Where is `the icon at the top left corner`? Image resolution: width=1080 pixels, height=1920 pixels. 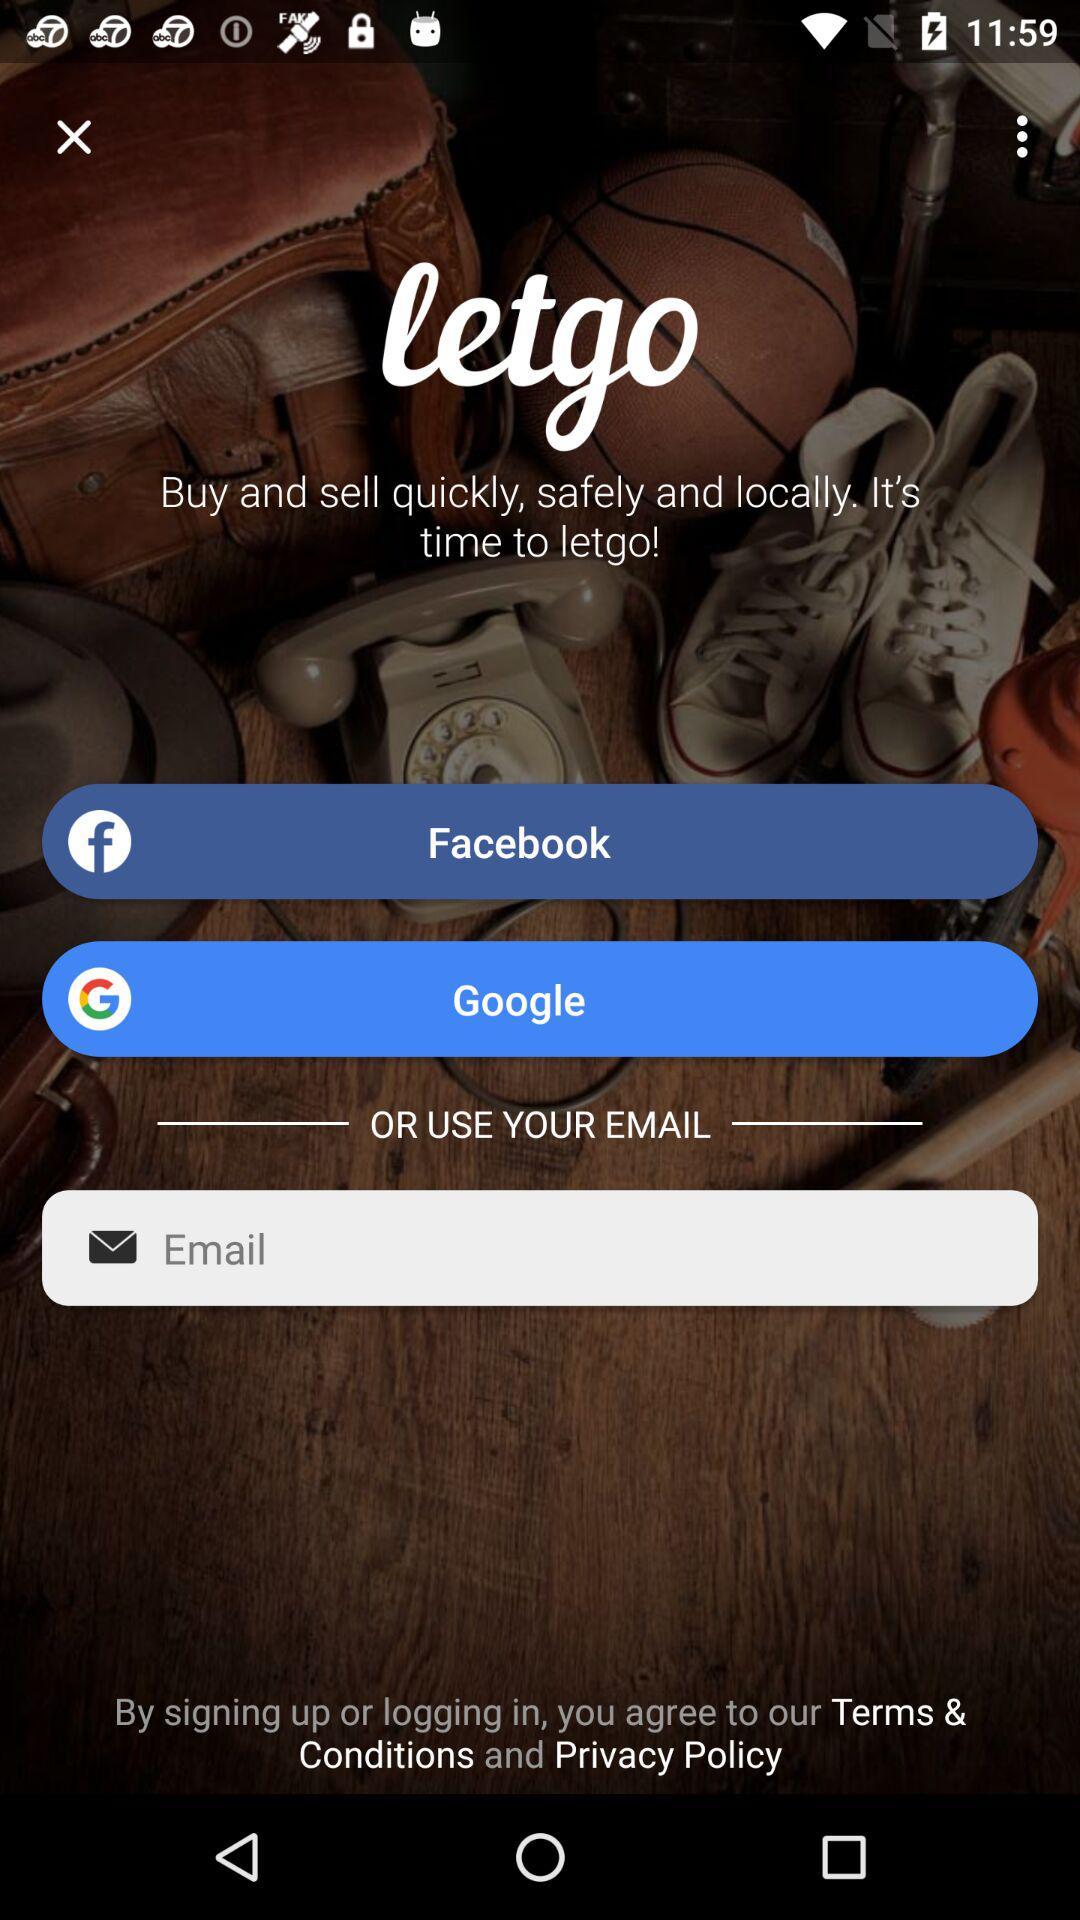
the icon at the top left corner is located at coordinates (72, 135).